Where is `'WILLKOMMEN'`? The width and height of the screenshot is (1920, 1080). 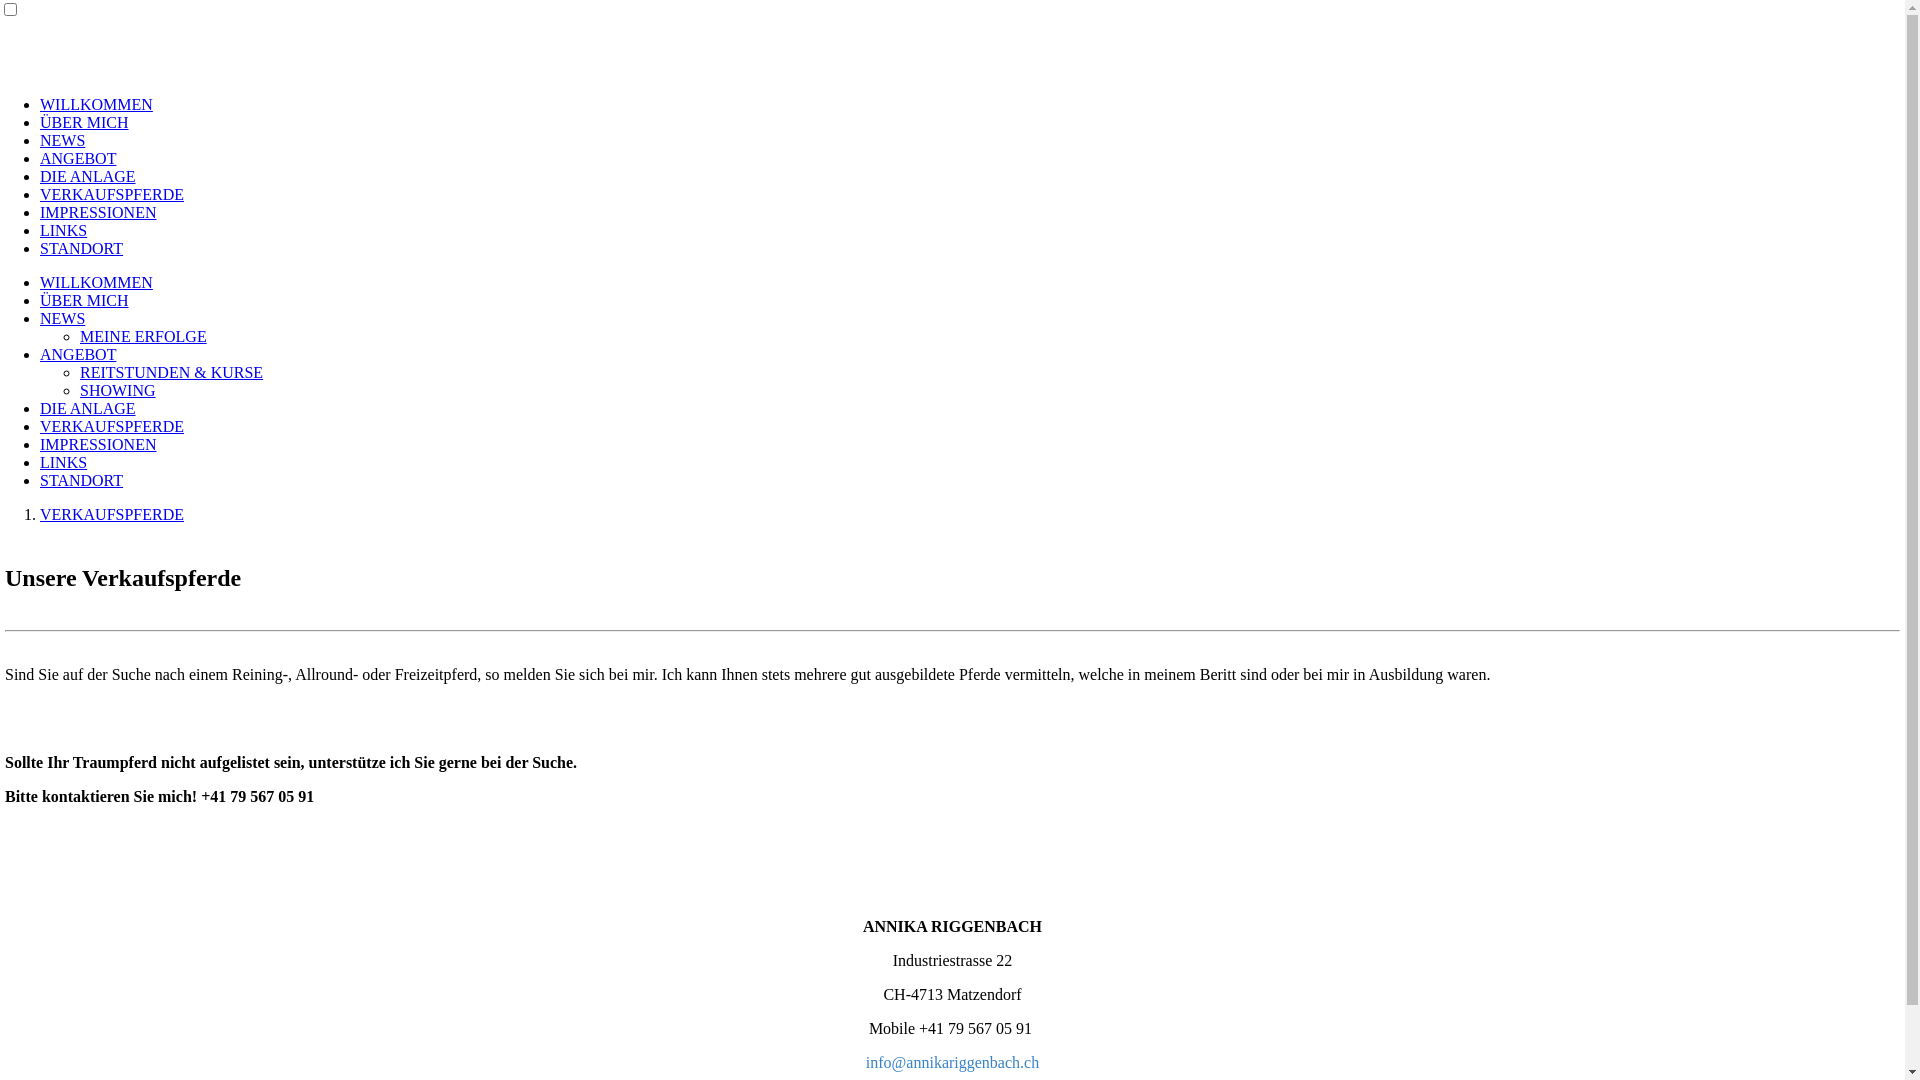
'WILLKOMMEN' is located at coordinates (39, 104).